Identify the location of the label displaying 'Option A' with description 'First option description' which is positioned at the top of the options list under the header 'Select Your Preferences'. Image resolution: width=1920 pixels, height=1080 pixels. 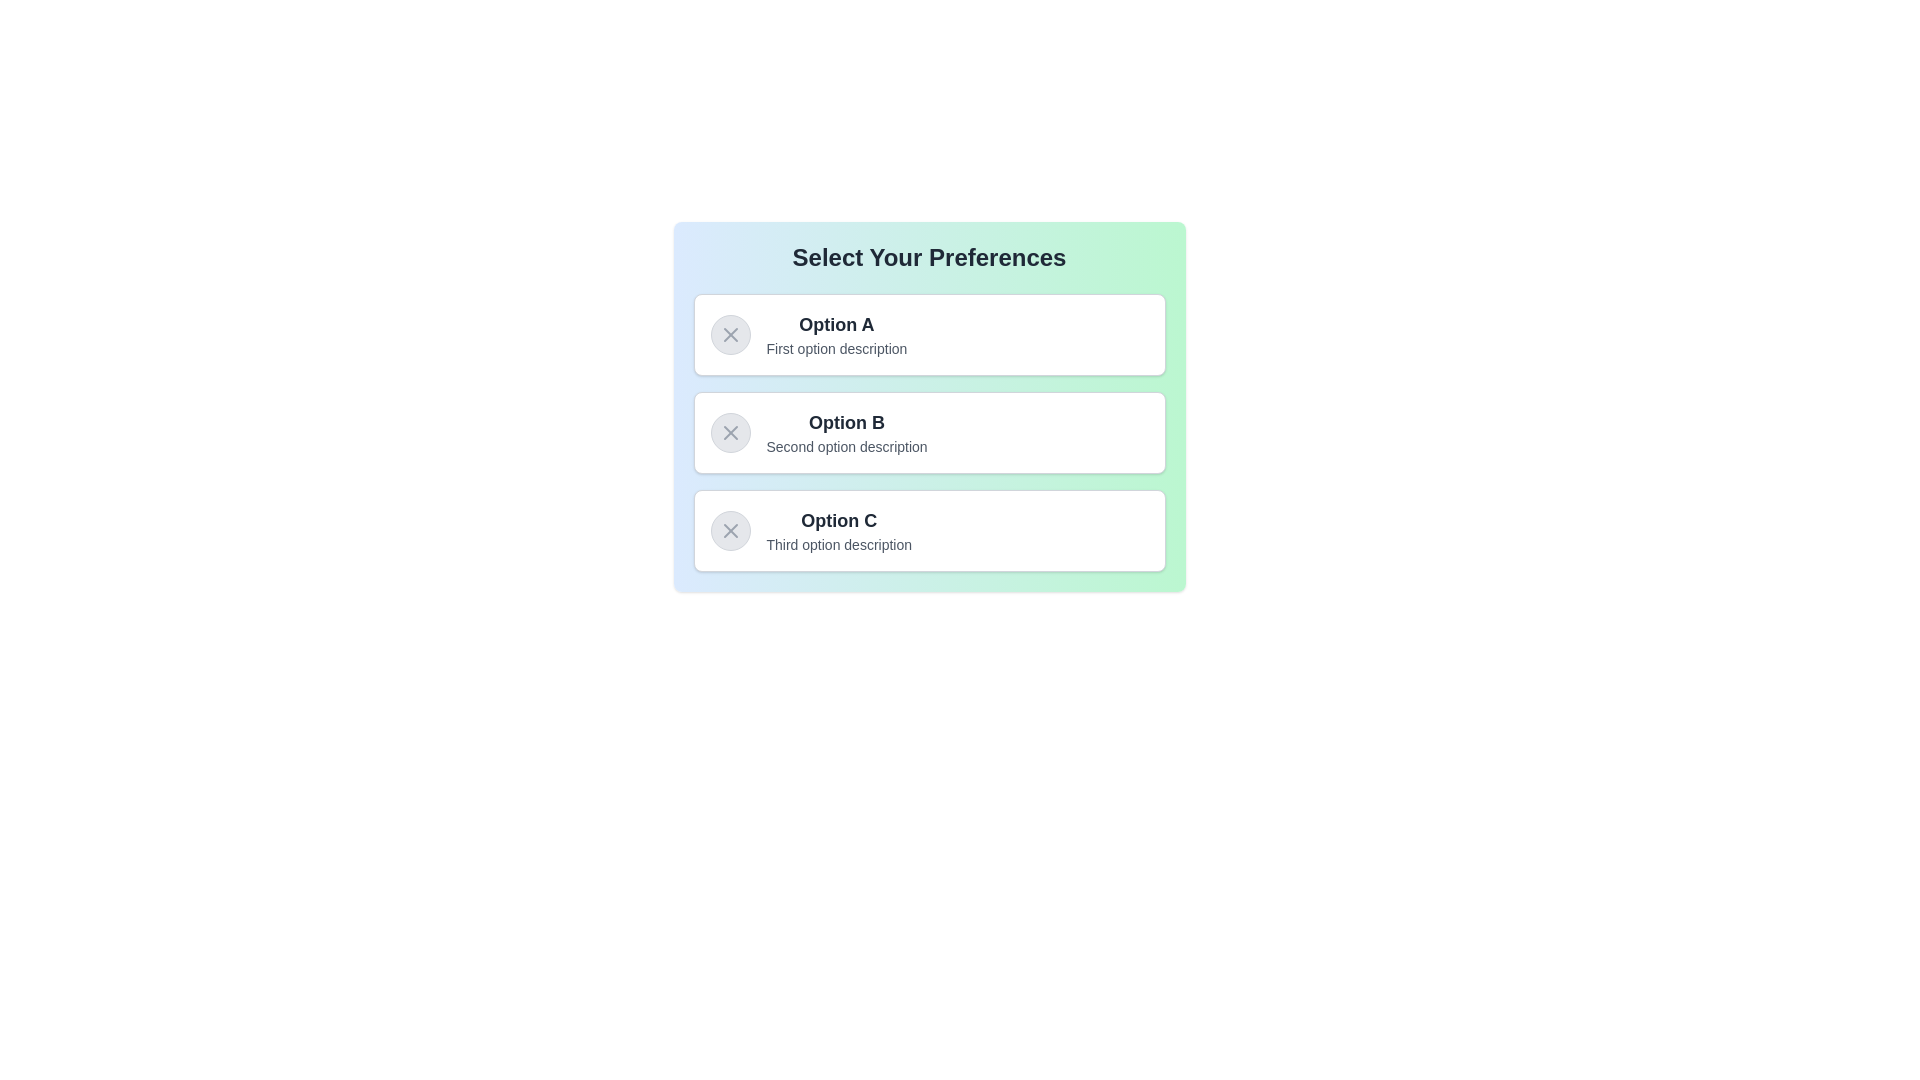
(836, 334).